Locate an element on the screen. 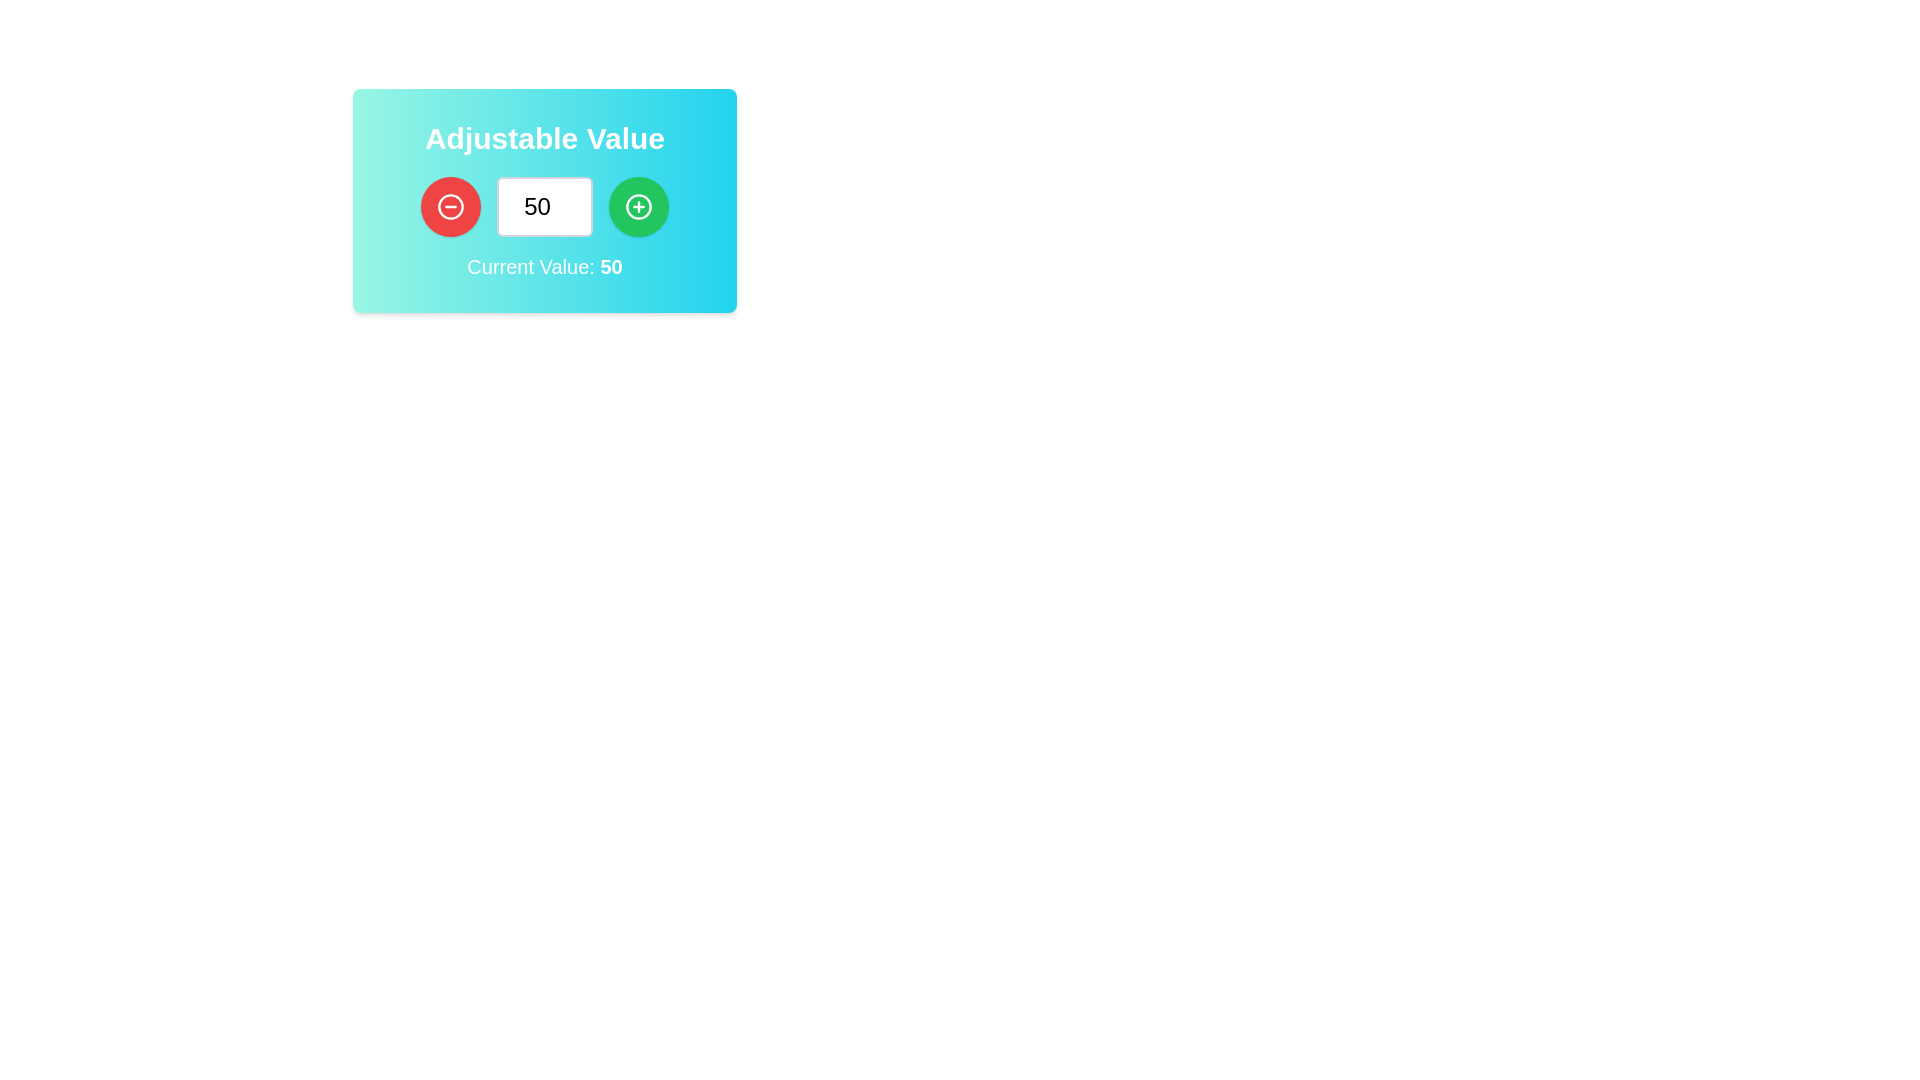  the green circular button that increments the value, located to the right of the numeric display and the red minus button in the 'Adjustable Value' card is located at coordinates (637, 207).